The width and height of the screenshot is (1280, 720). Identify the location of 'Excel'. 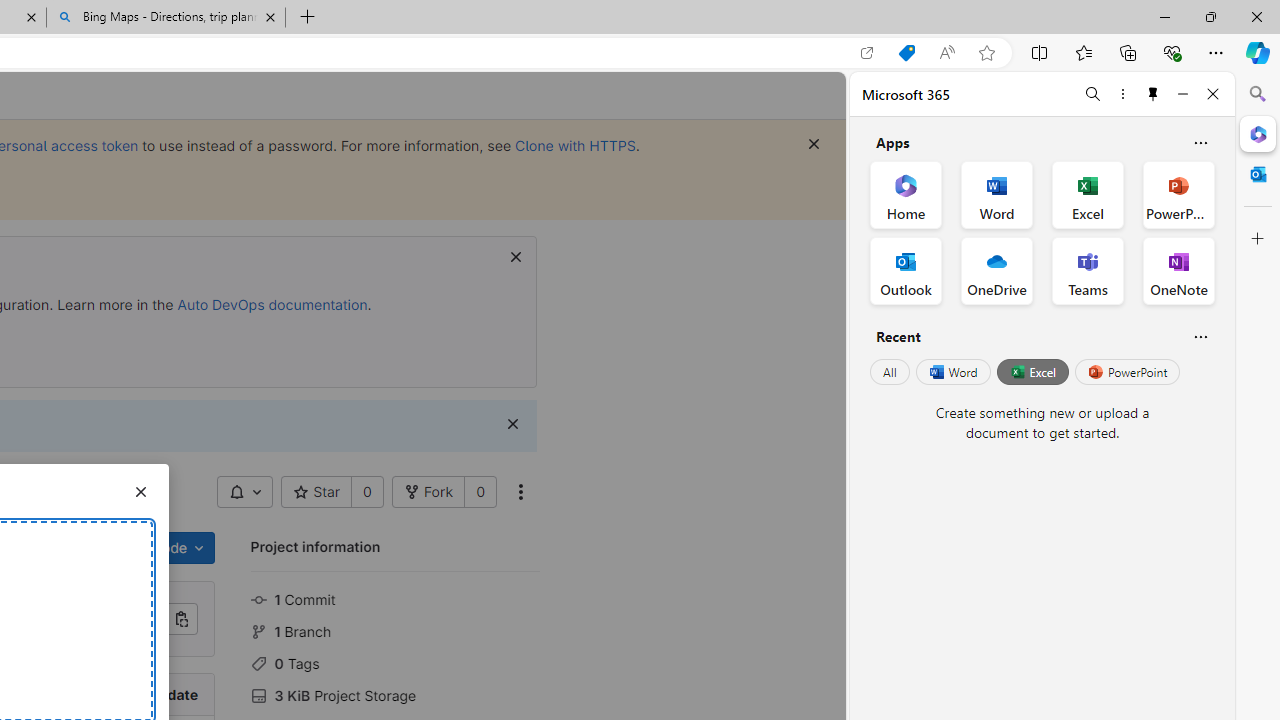
(1032, 372).